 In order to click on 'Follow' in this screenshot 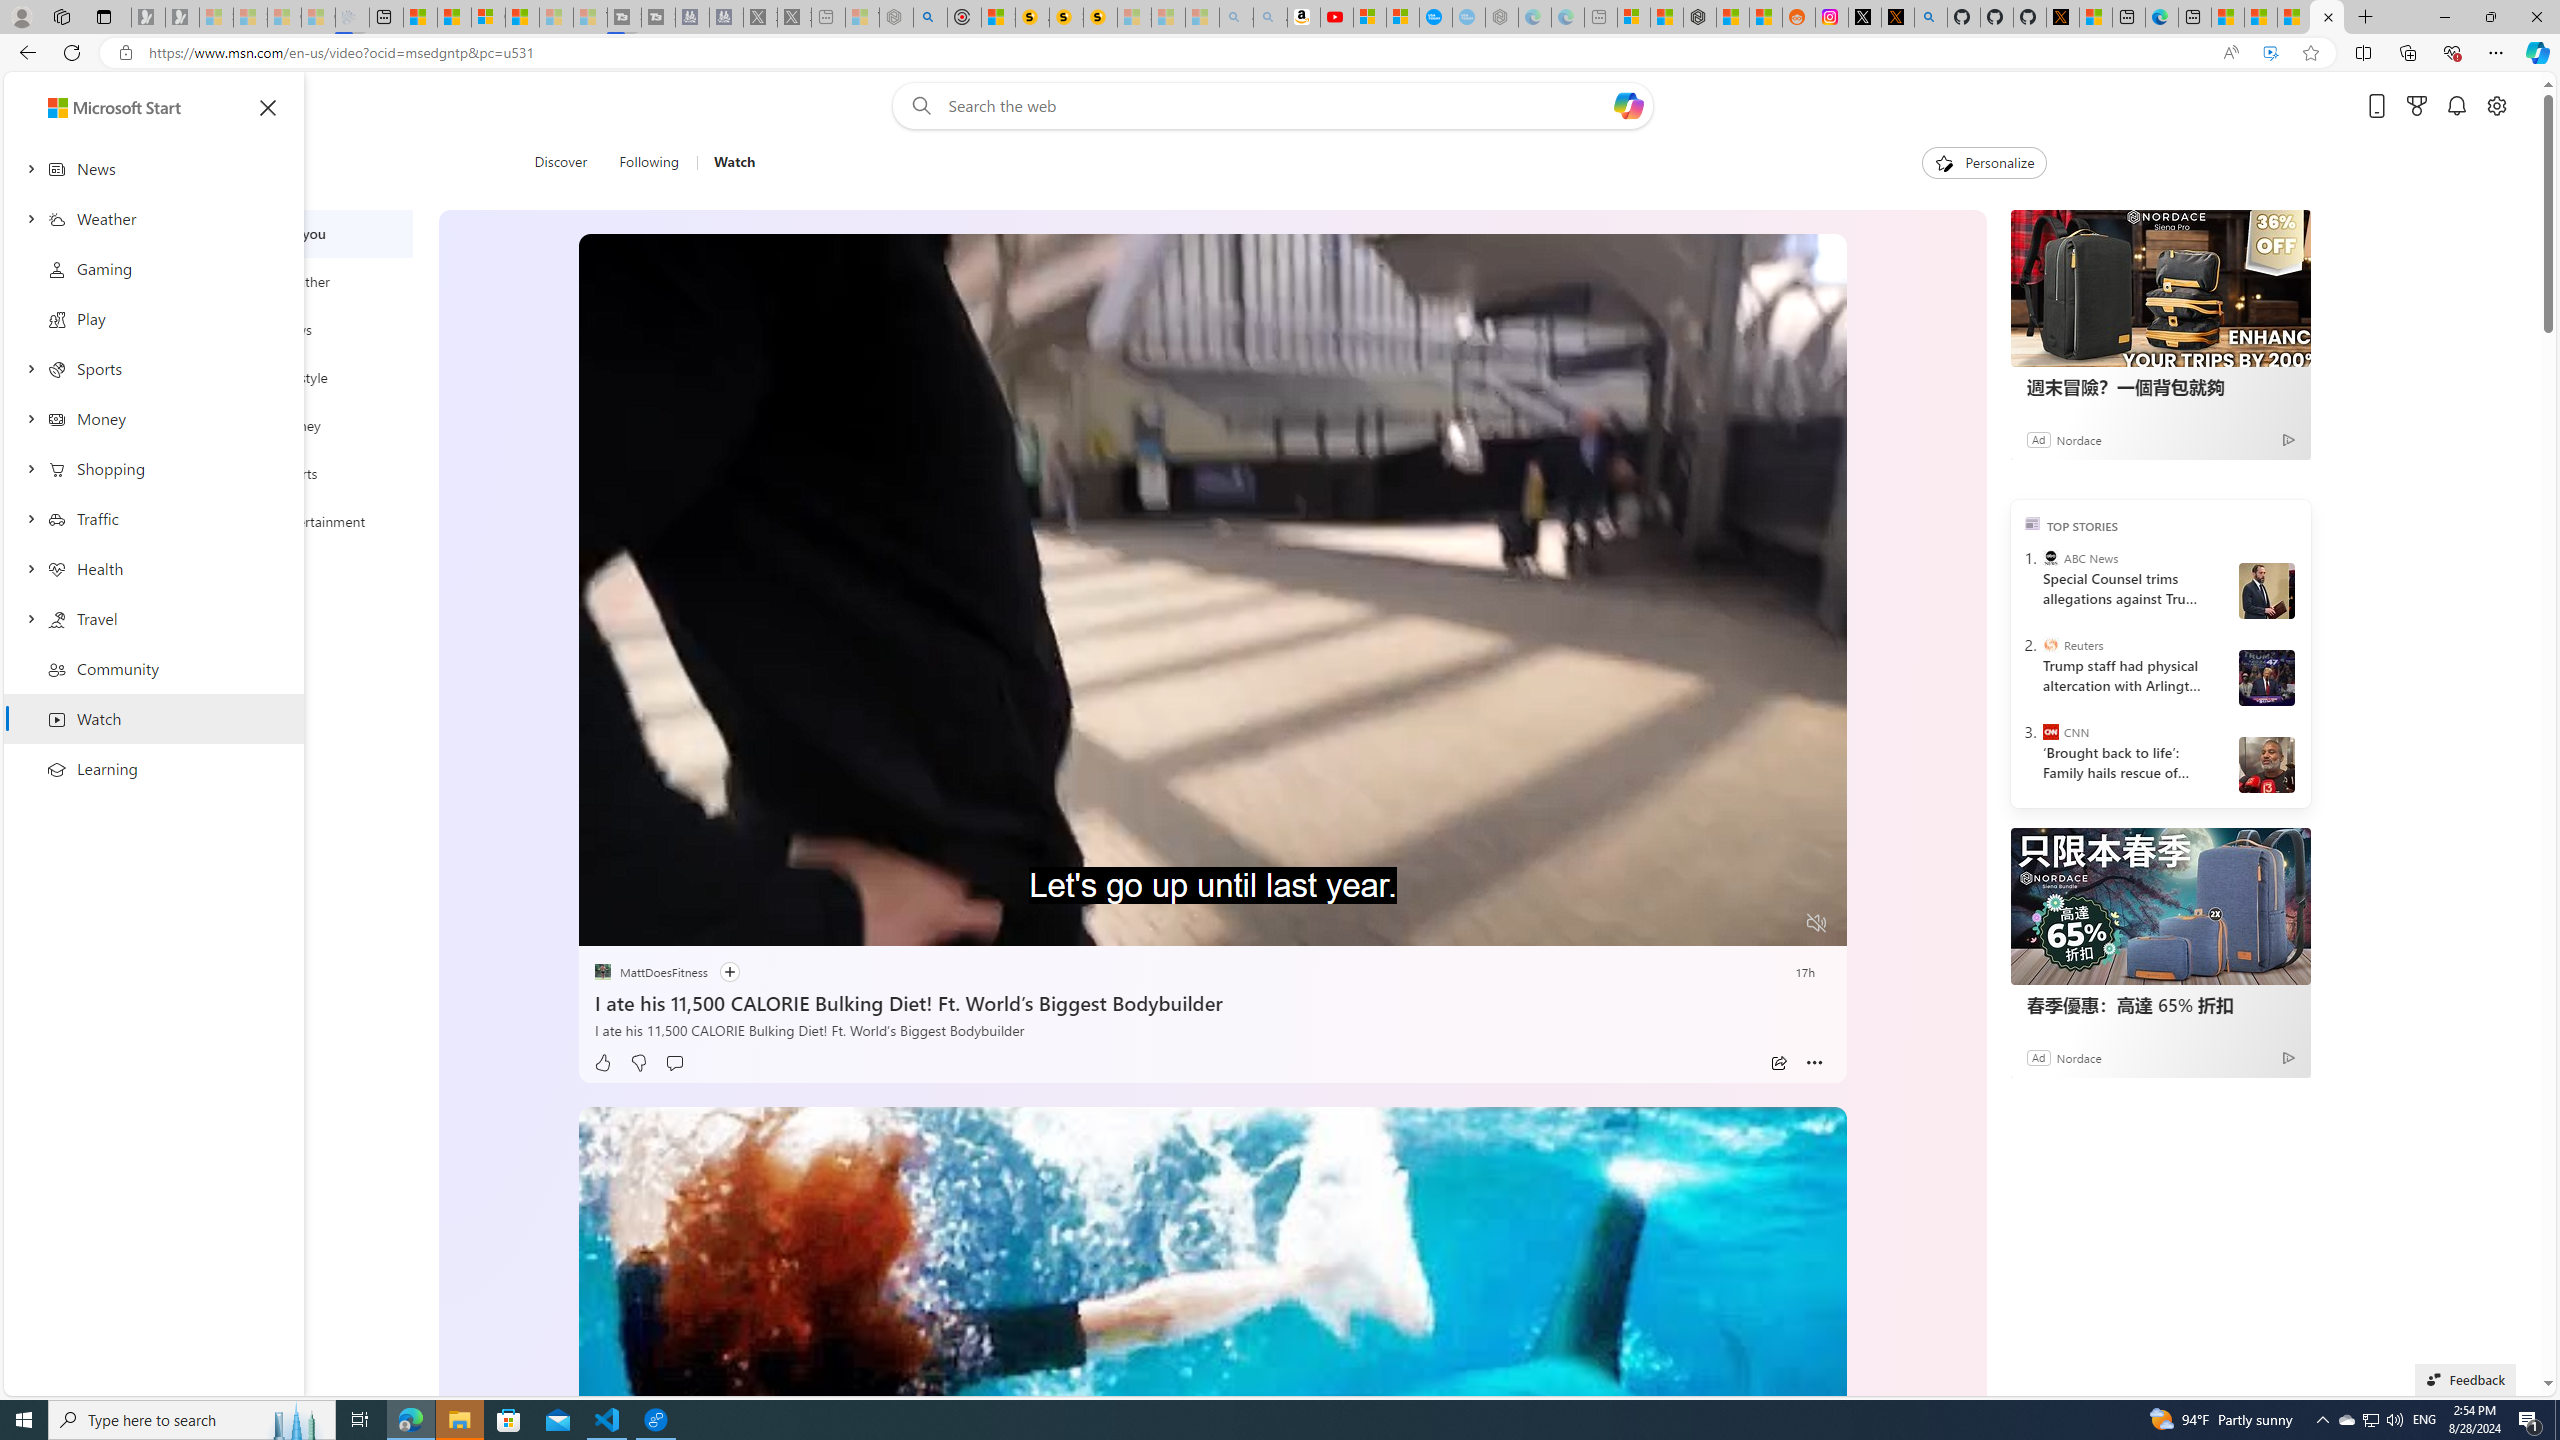, I will do `click(729, 972)`.